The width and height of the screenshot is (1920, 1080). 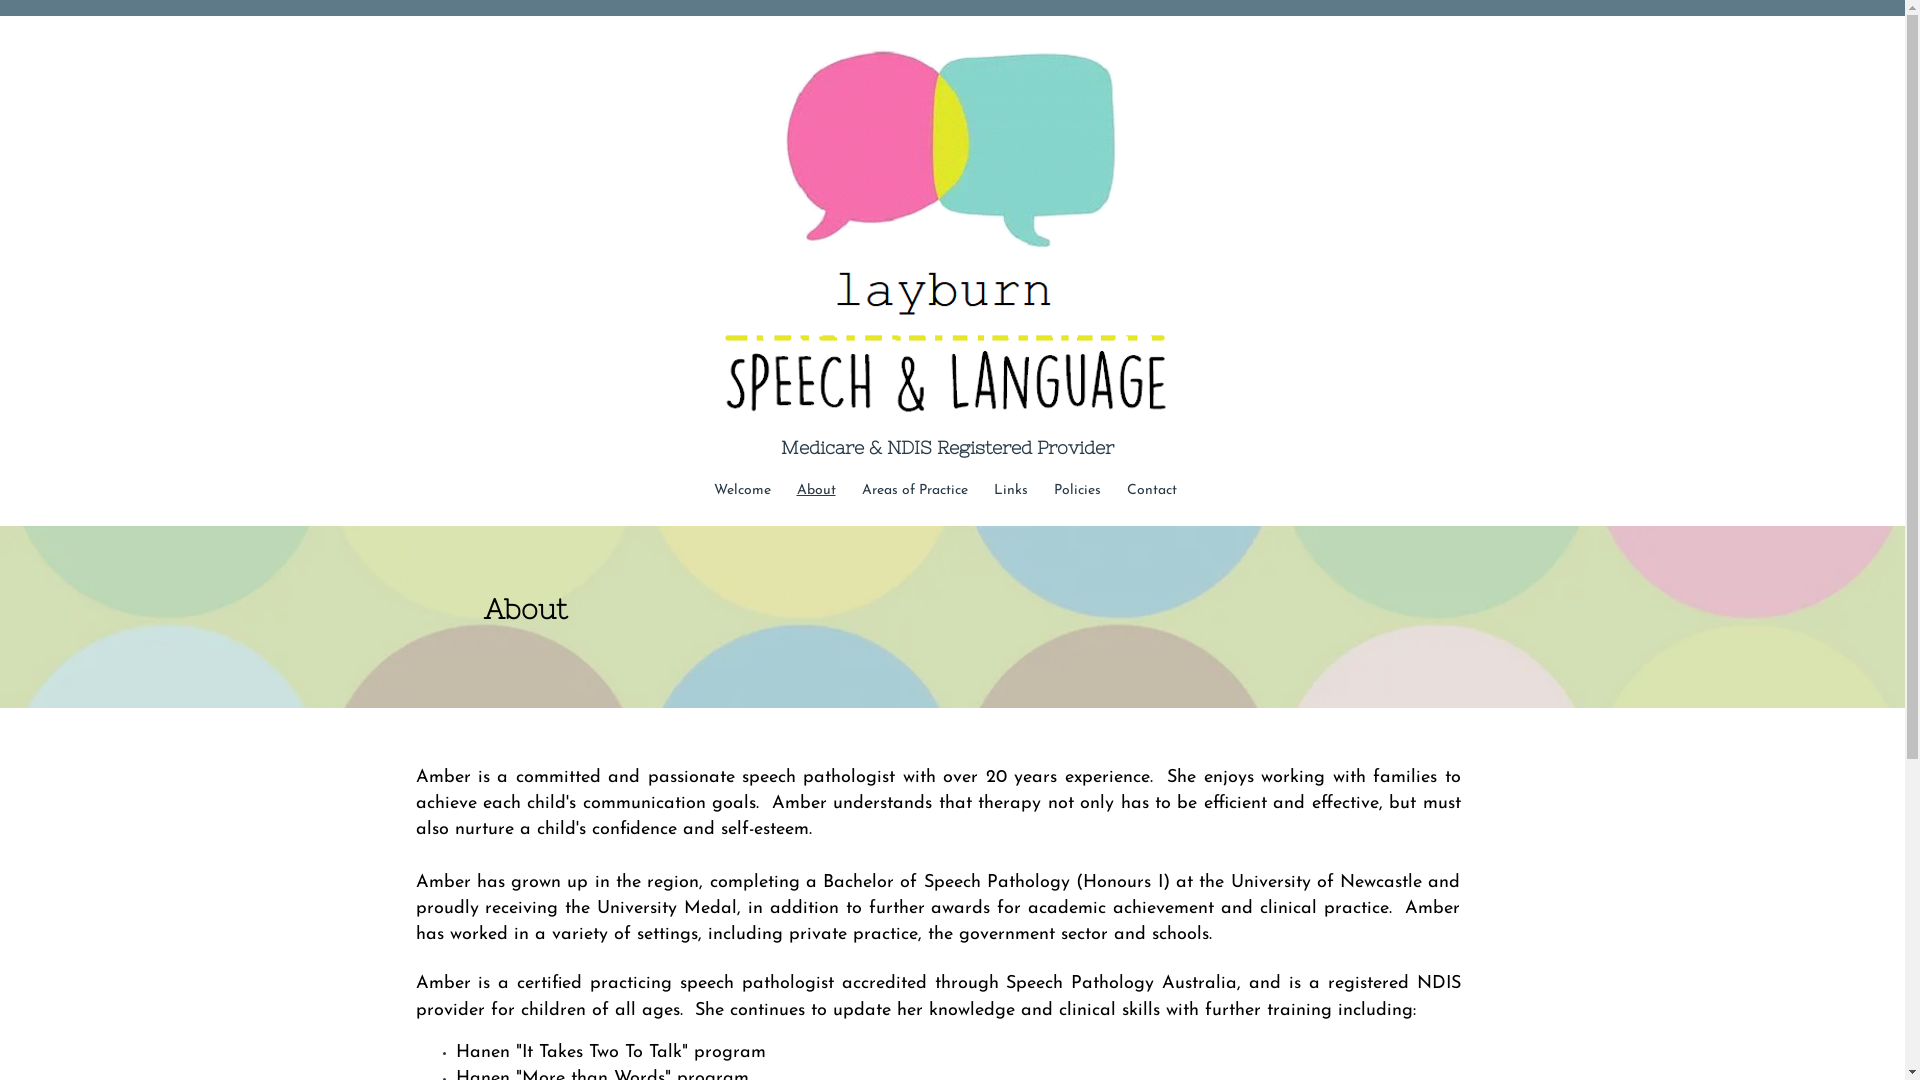 I want to click on 'Welcome', so click(x=740, y=490).